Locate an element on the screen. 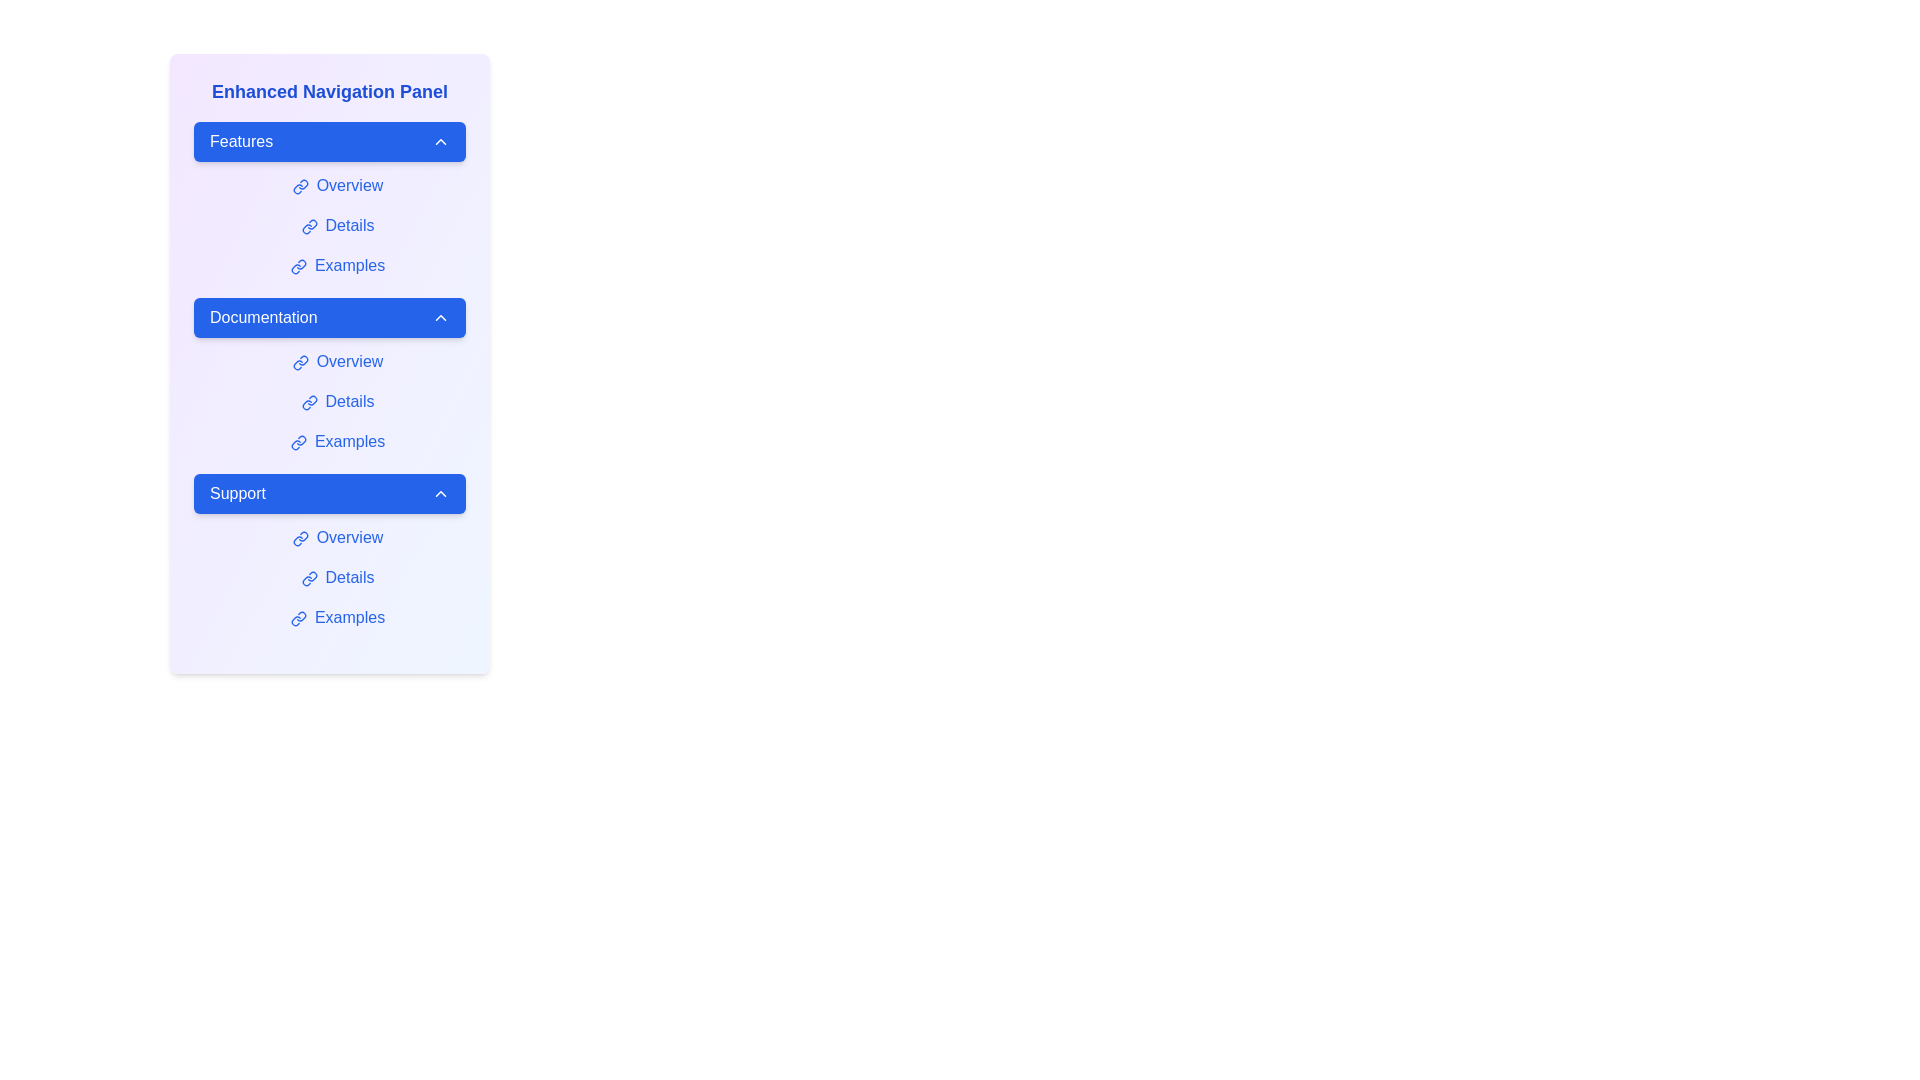 The image size is (1920, 1080). the toggle indicator icon located in the 'Features' section of the Enhanced Navigation Panel is located at coordinates (440, 141).